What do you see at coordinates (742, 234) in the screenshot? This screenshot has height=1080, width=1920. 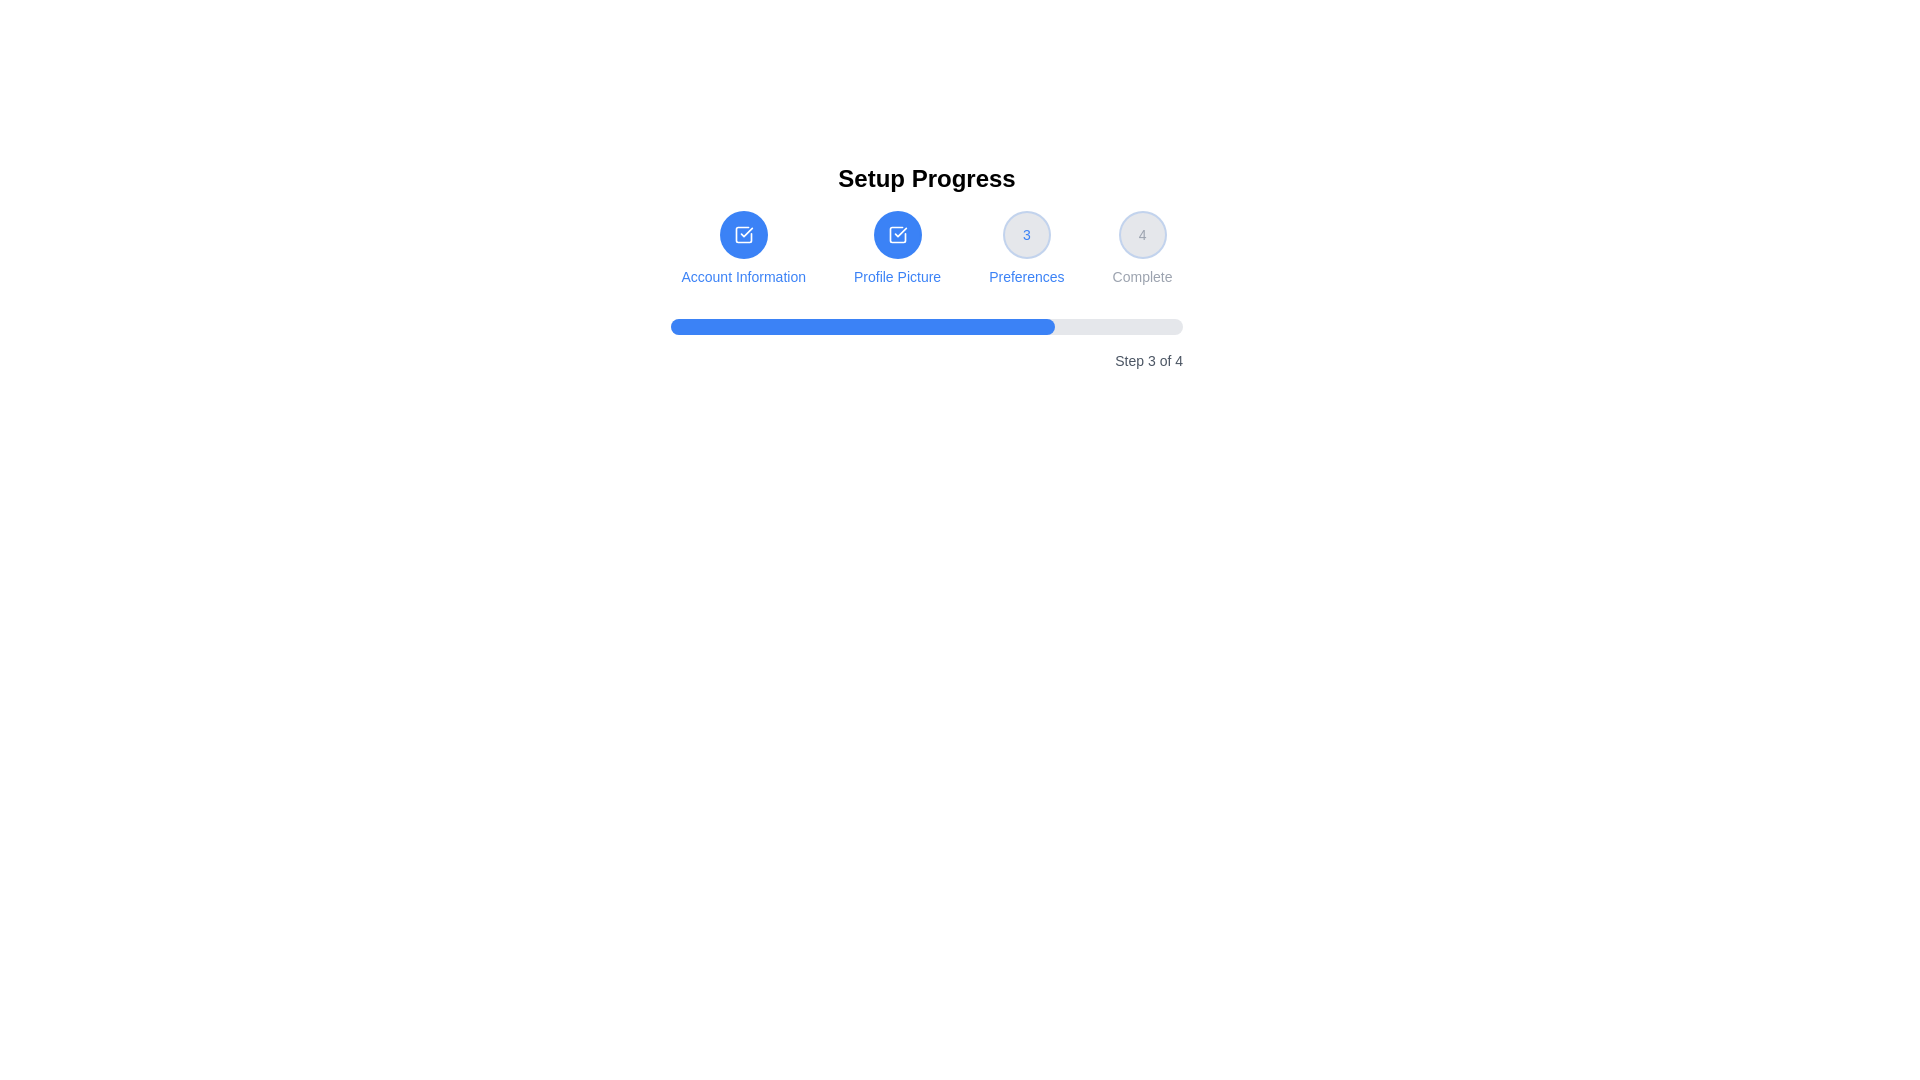 I see `the circular graphic icon filled with a blue background and a white checkmark, part of the progress bar indicating 'Account Information'` at bounding box center [742, 234].